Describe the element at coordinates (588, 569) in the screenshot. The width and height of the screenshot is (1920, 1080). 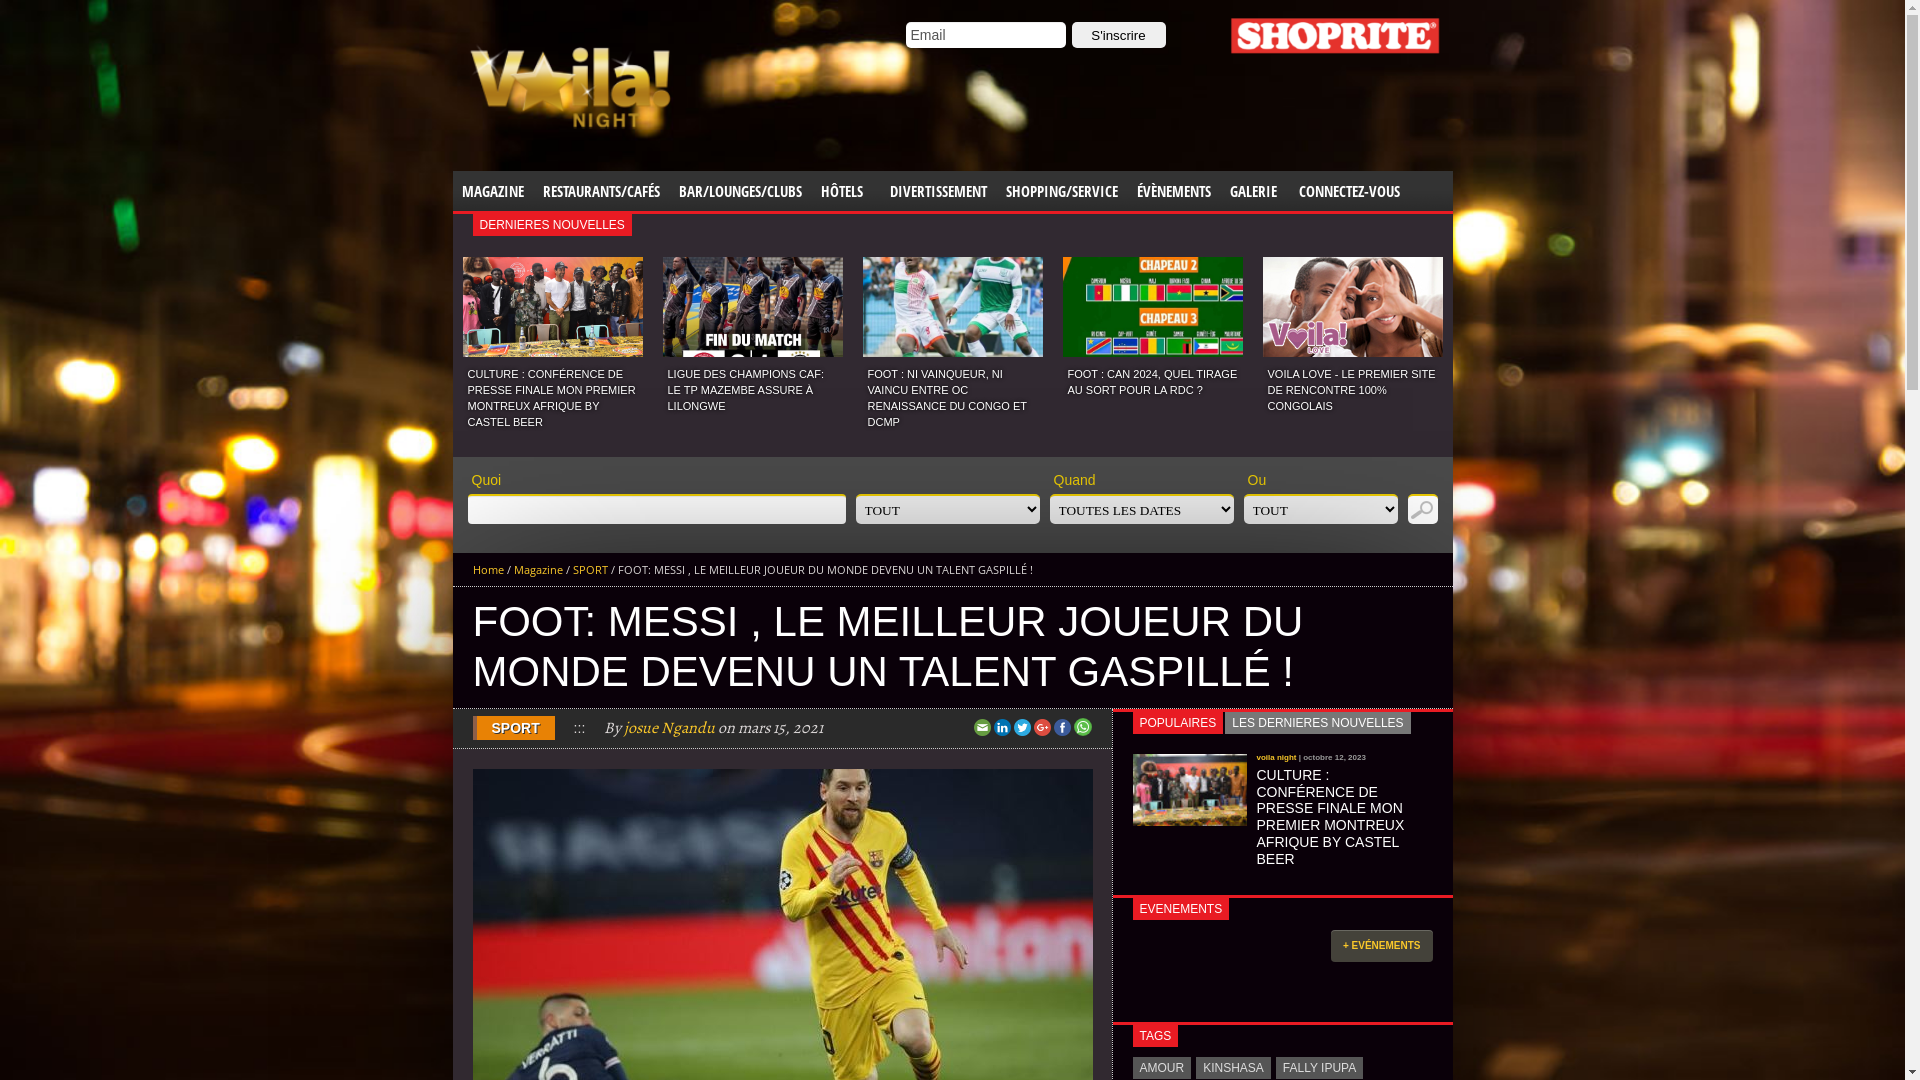
I see `'SPORT'` at that location.